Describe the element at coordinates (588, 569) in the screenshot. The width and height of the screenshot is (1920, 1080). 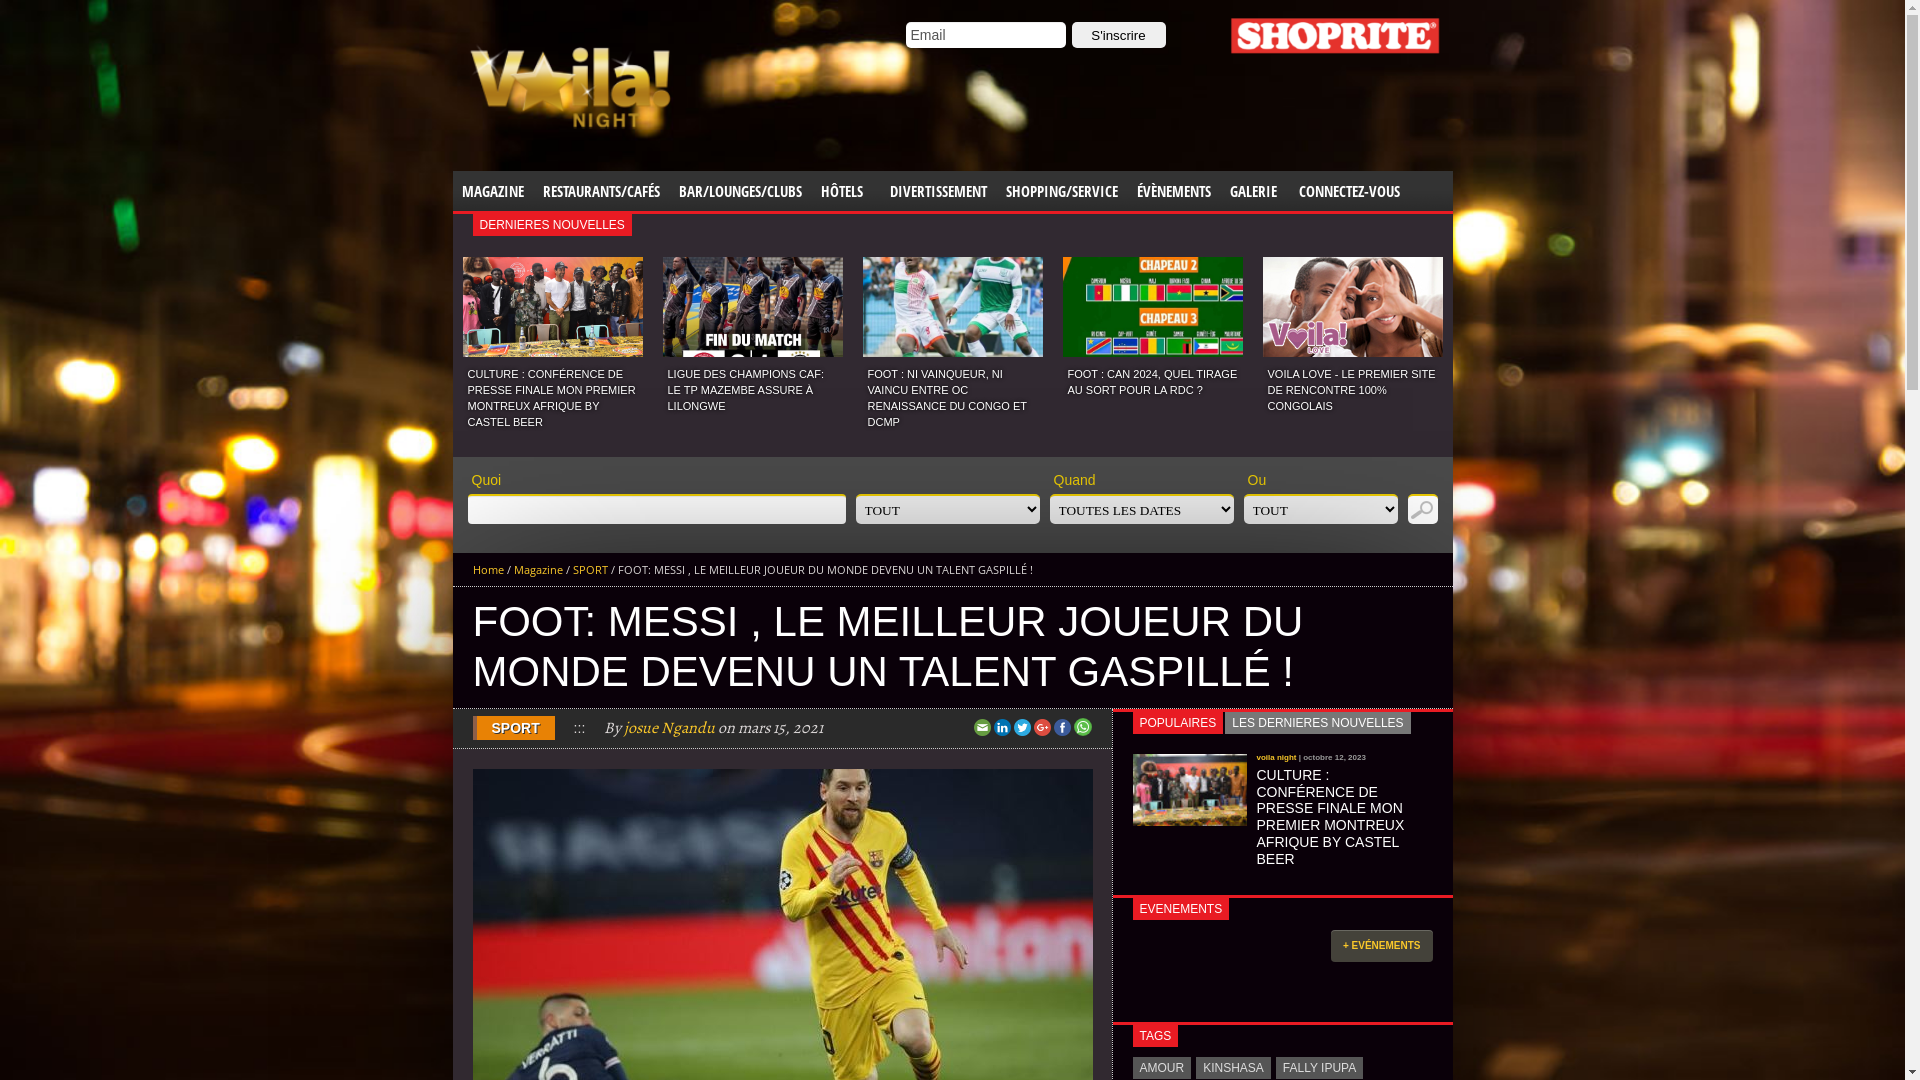
I see `'SPORT'` at that location.